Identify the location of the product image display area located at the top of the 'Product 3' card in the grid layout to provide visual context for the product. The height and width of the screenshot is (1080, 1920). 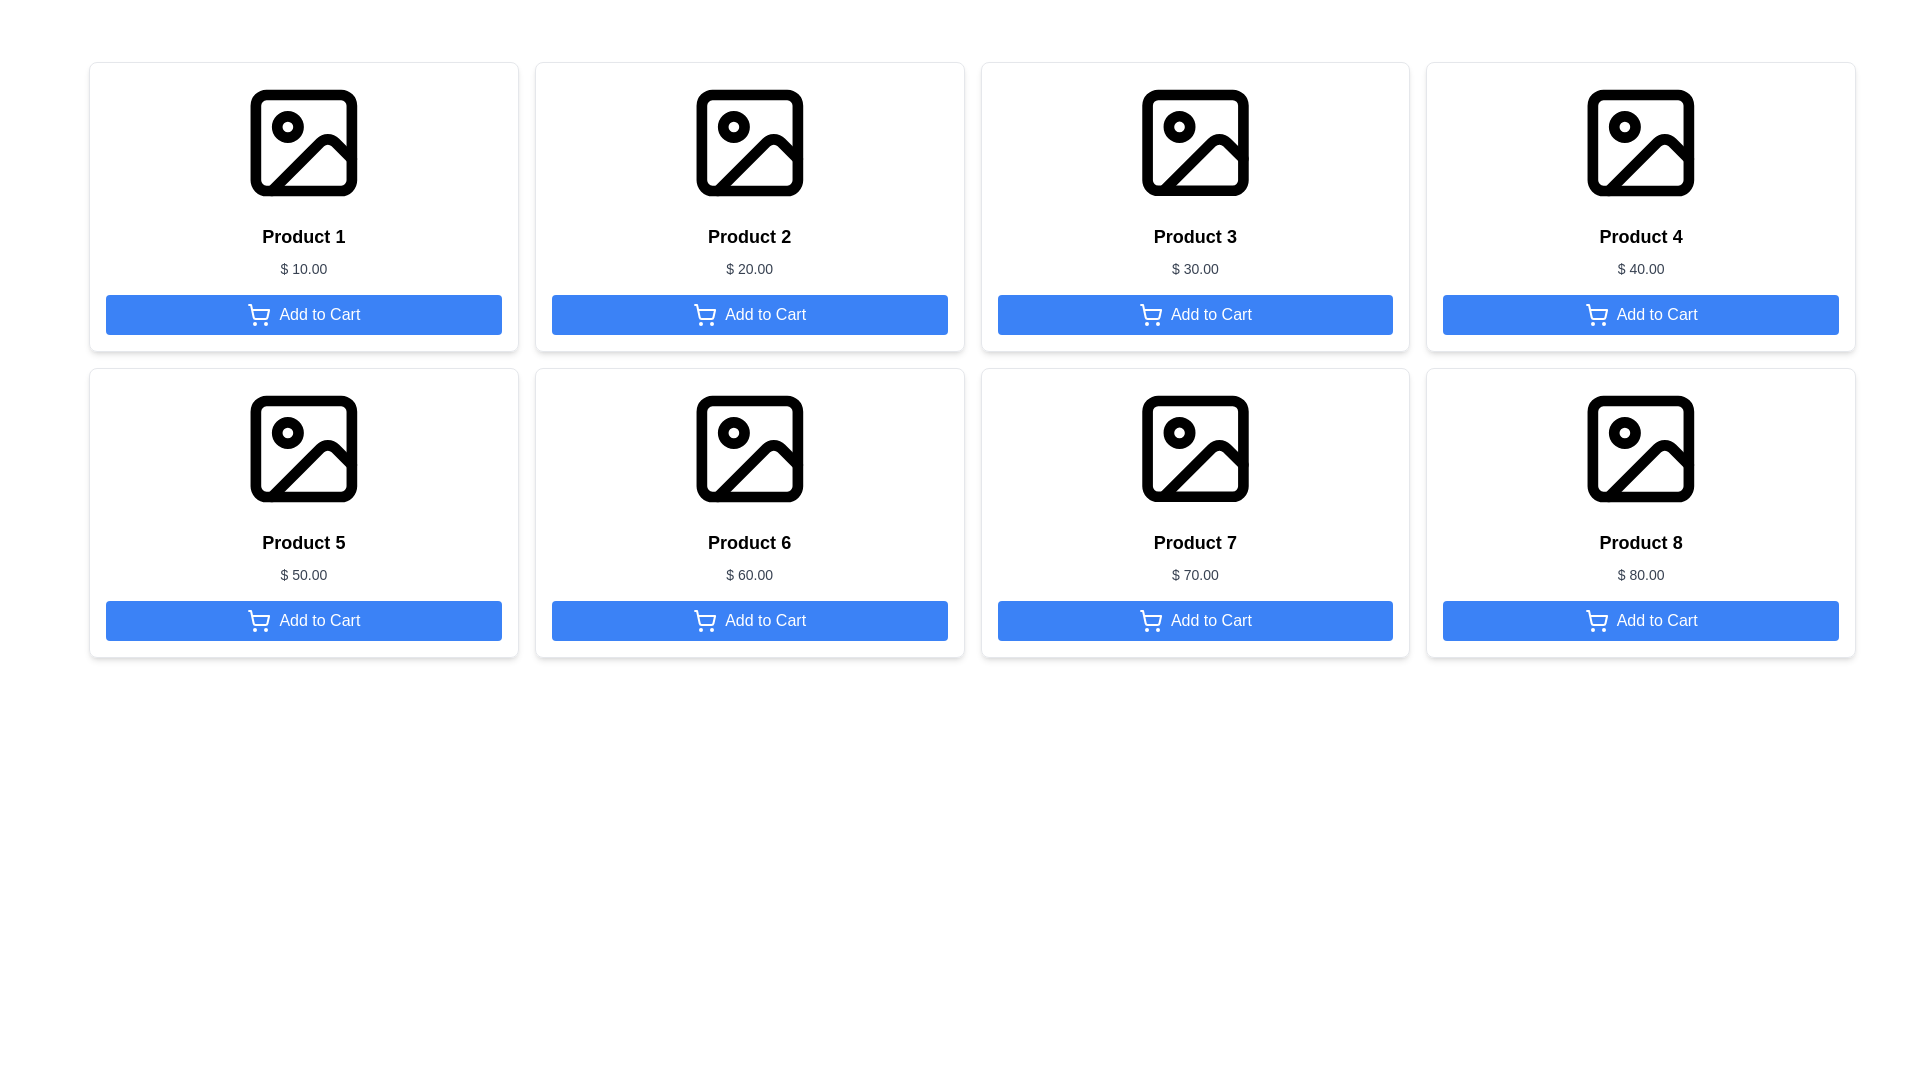
(1195, 141).